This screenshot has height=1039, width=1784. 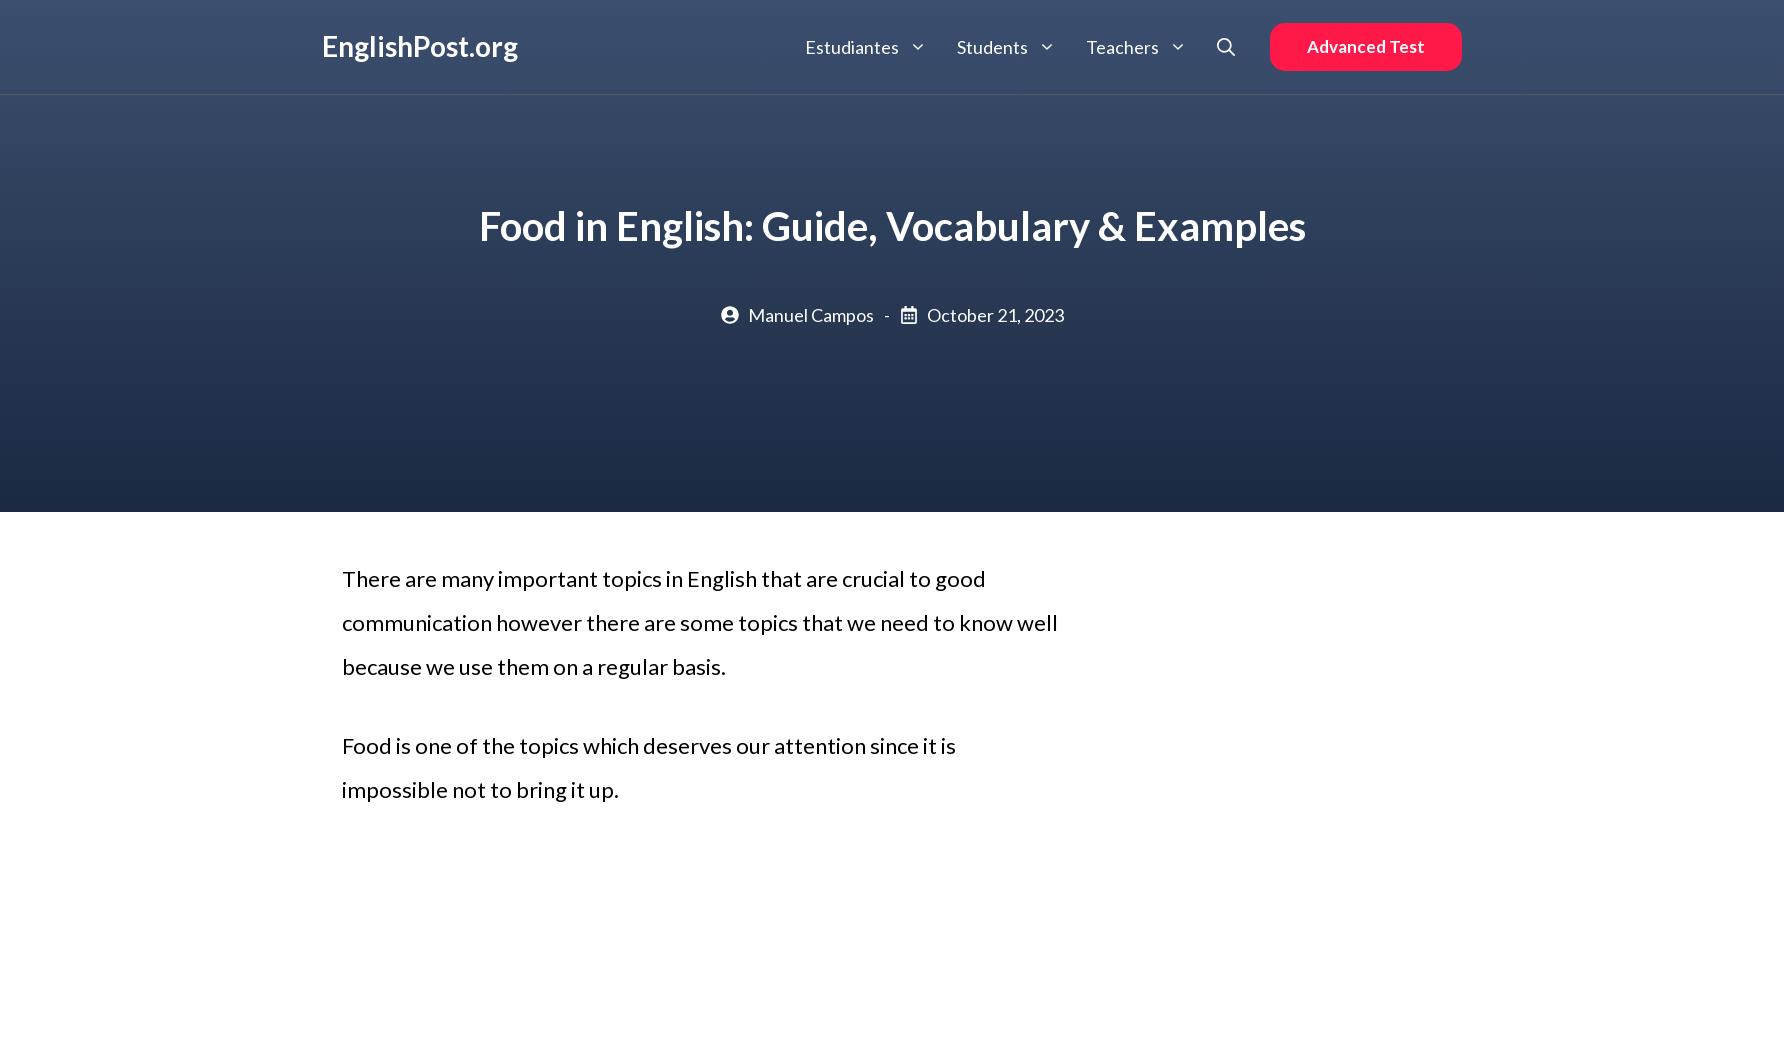 What do you see at coordinates (418, 45) in the screenshot?
I see `'EnglishPost.org'` at bounding box center [418, 45].